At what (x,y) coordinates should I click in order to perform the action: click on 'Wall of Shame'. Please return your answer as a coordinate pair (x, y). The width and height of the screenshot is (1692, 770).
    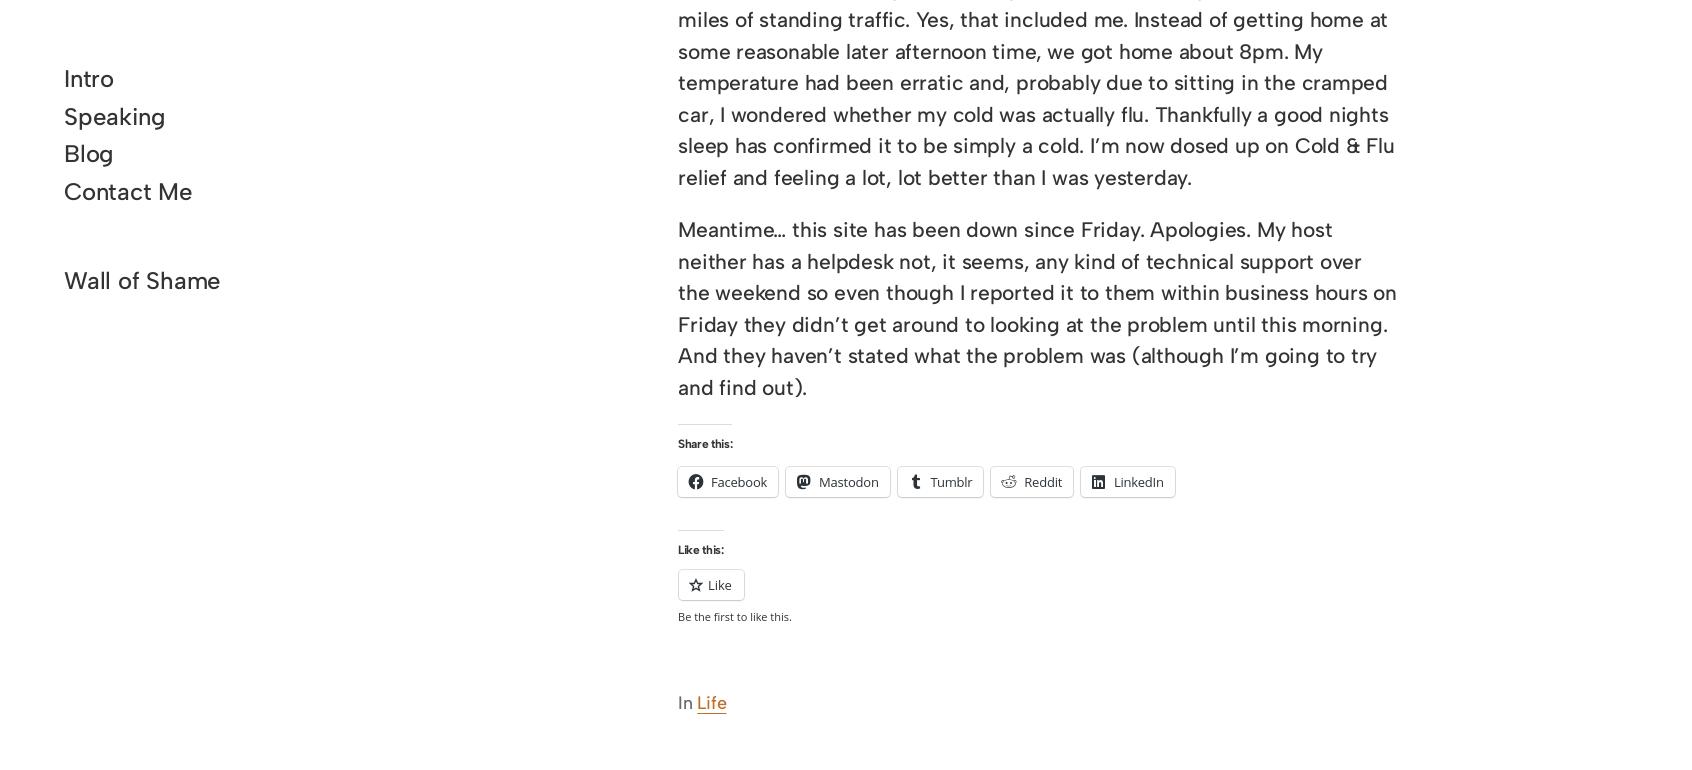
    Looking at the image, I should click on (62, 280).